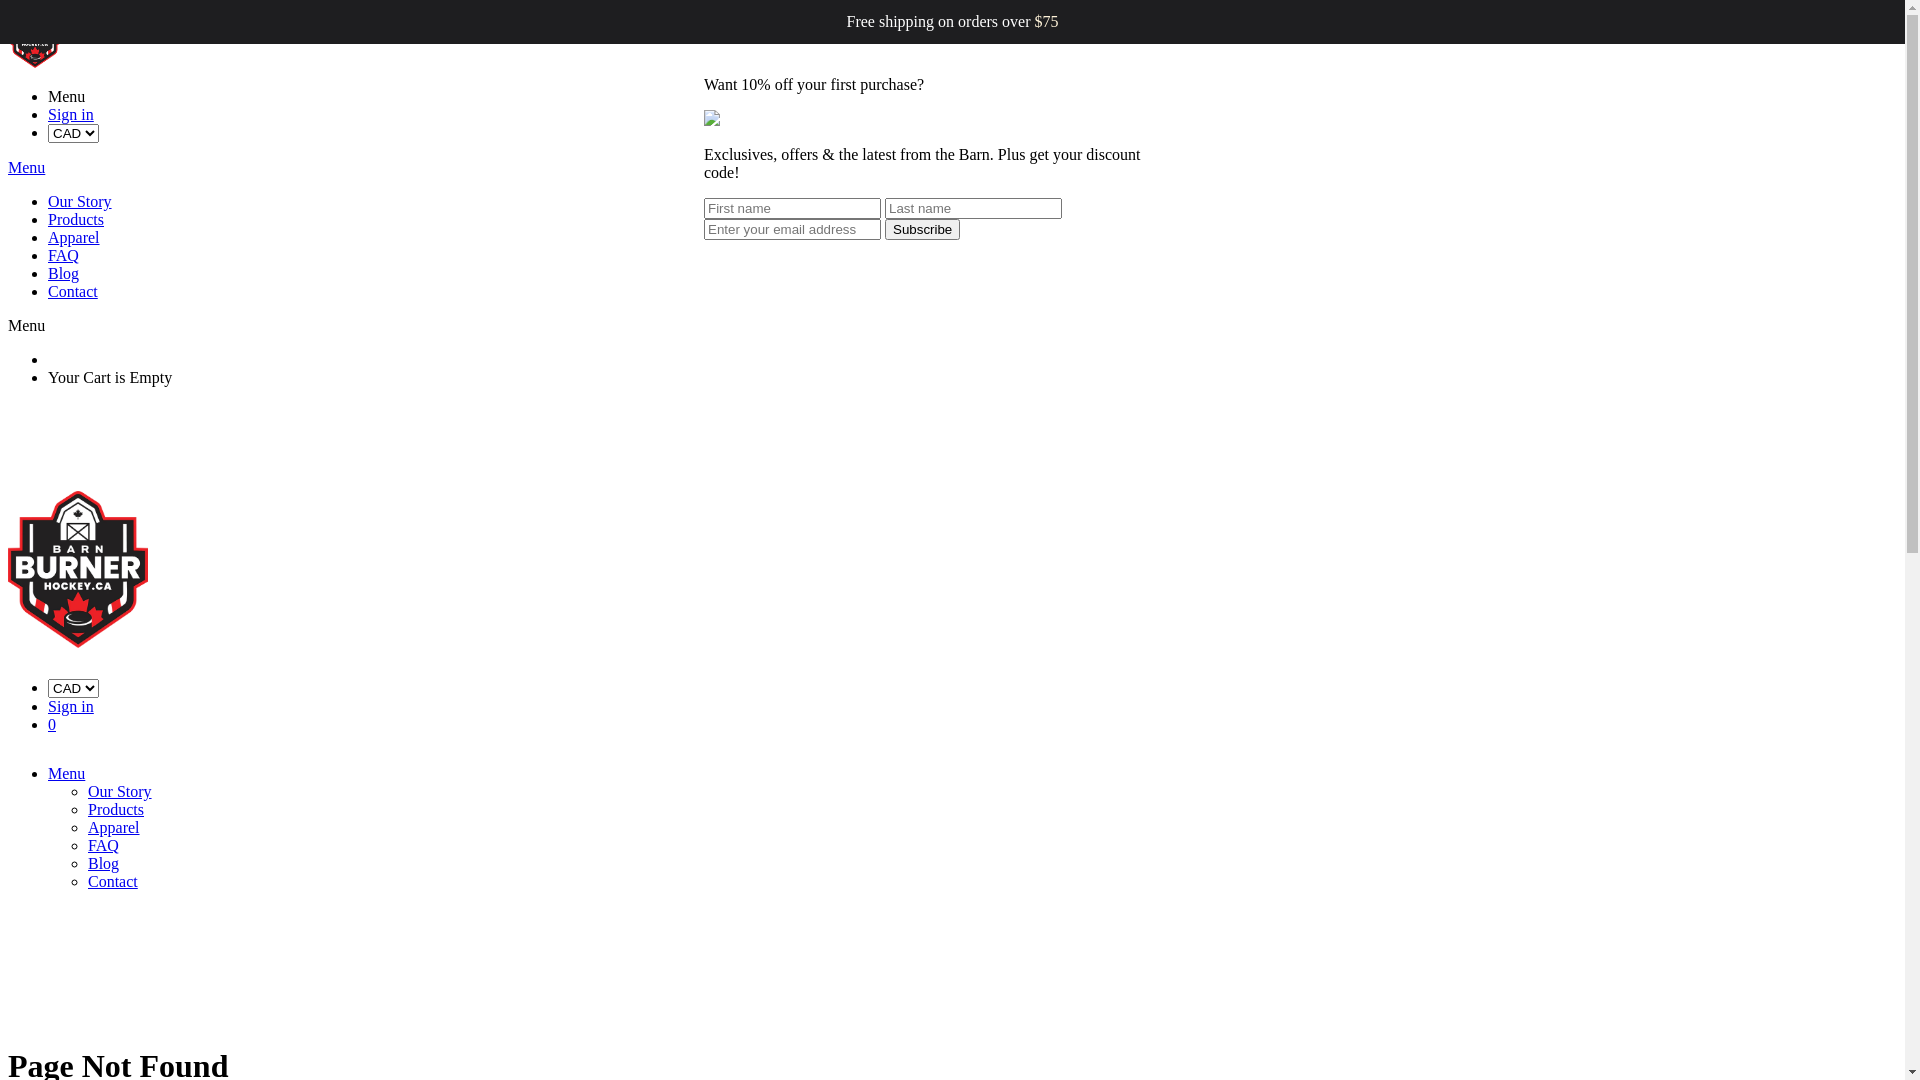 The image size is (1920, 1080). I want to click on 'Subscribe', so click(883, 228).